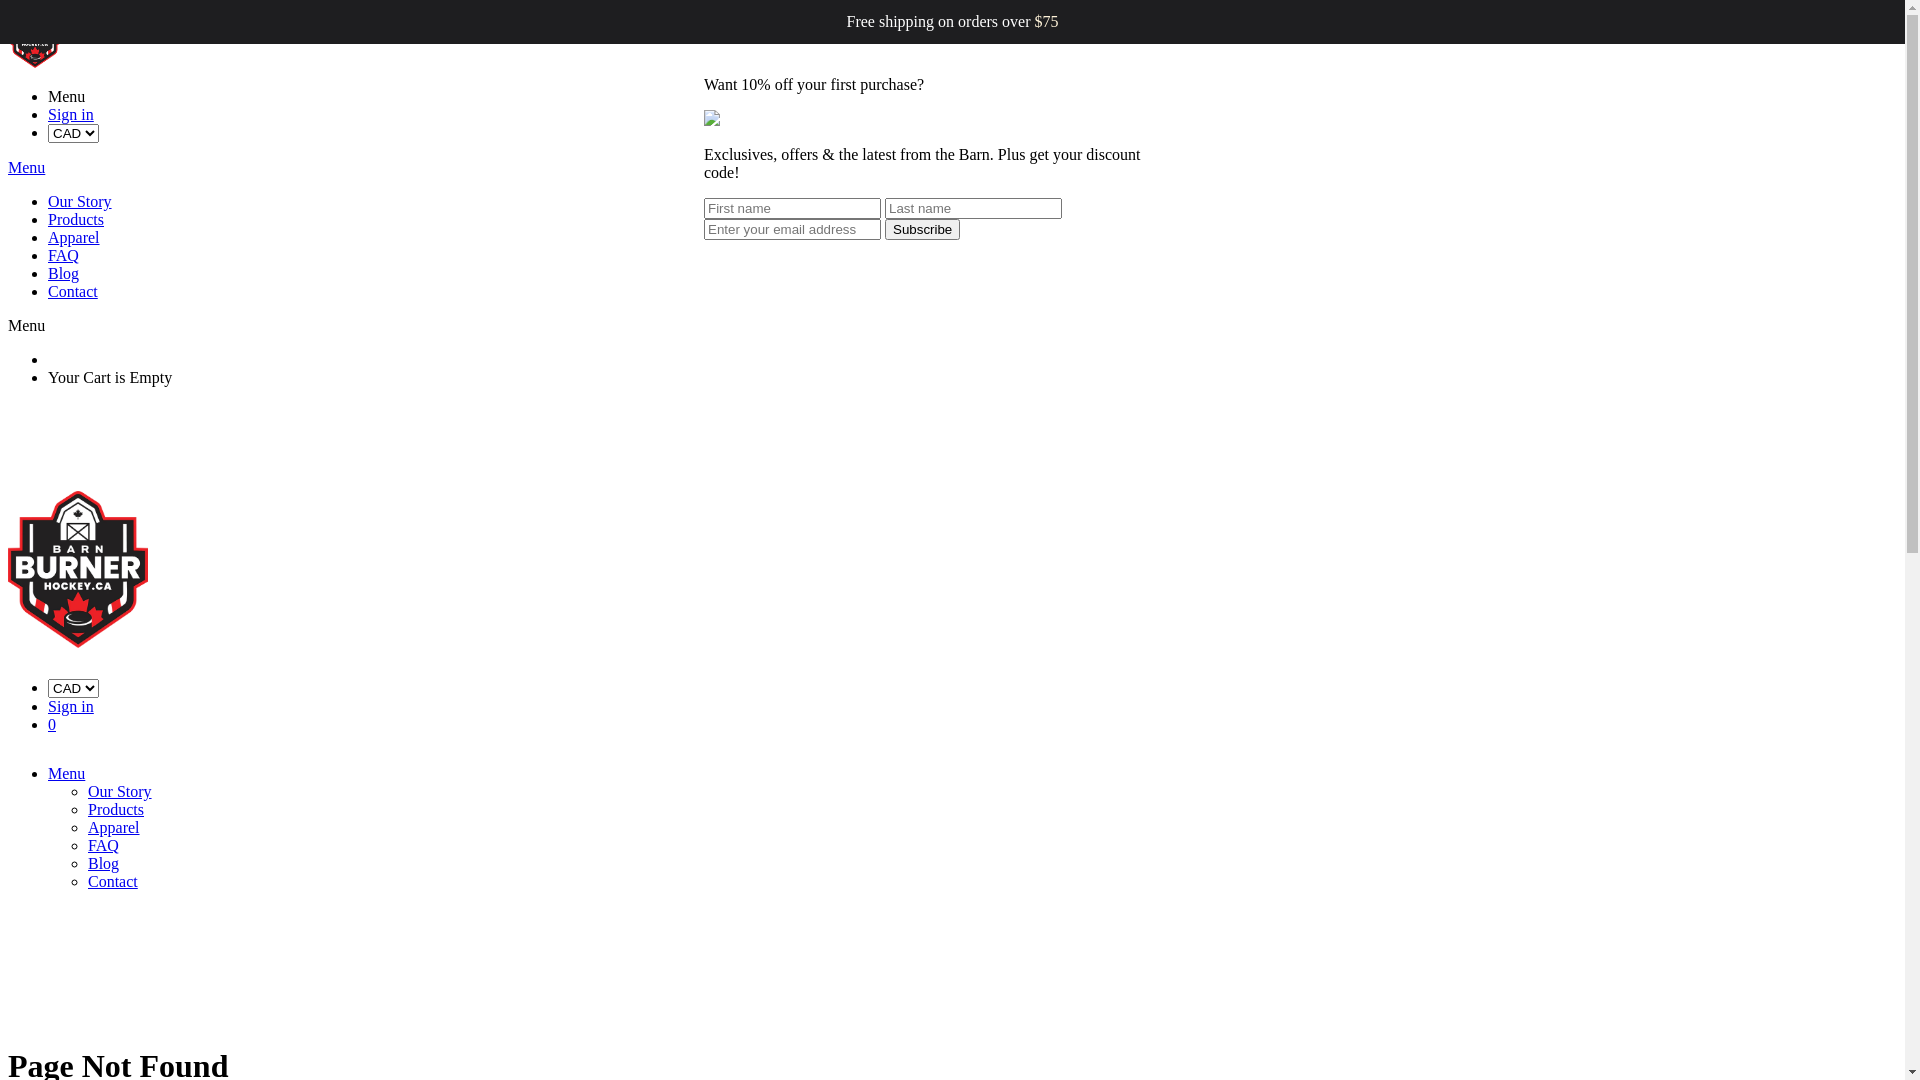 The image size is (1920, 1080). I want to click on 'Subscribe', so click(883, 228).